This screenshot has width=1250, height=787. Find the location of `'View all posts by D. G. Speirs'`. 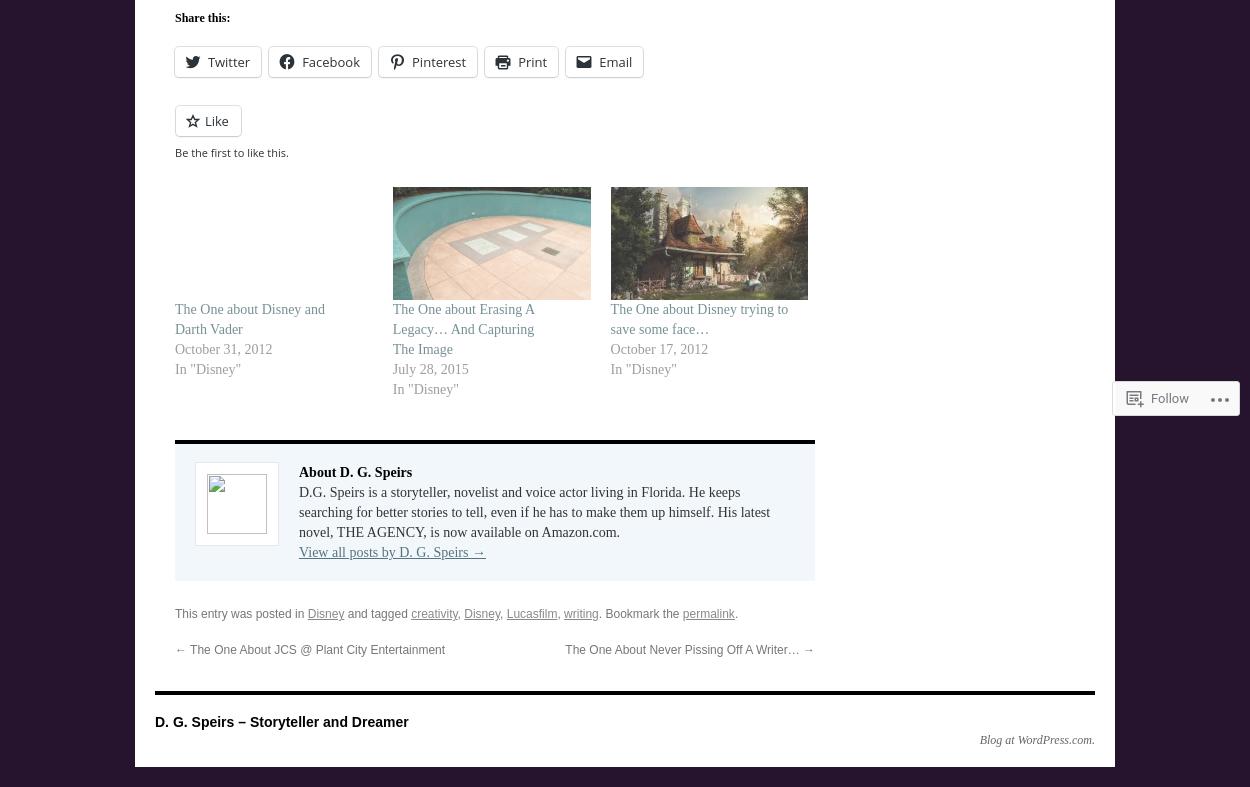

'View all posts by D. G. Speirs' is located at coordinates (385, 551).